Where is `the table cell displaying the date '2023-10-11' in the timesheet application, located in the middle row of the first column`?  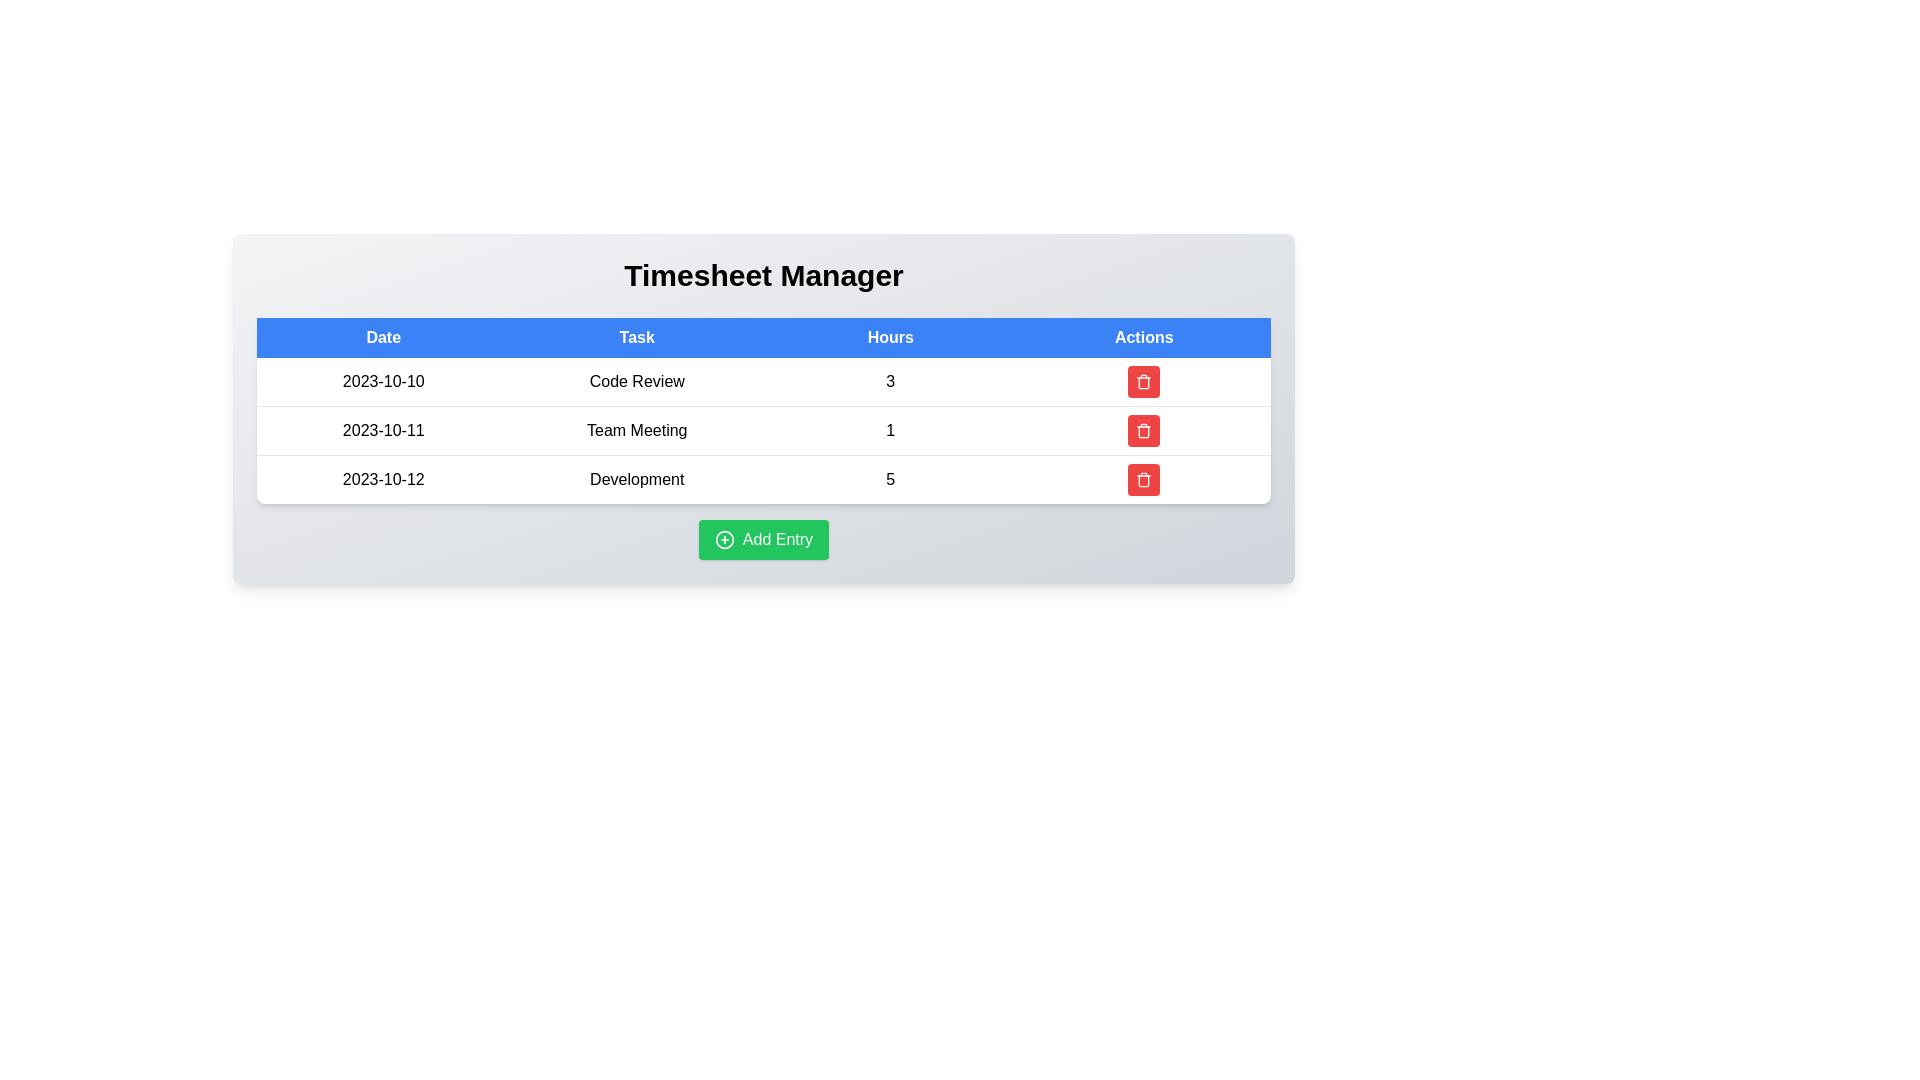
the table cell displaying the date '2023-10-11' in the timesheet application, located in the middle row of the first column is located at coordinates (383, 430).